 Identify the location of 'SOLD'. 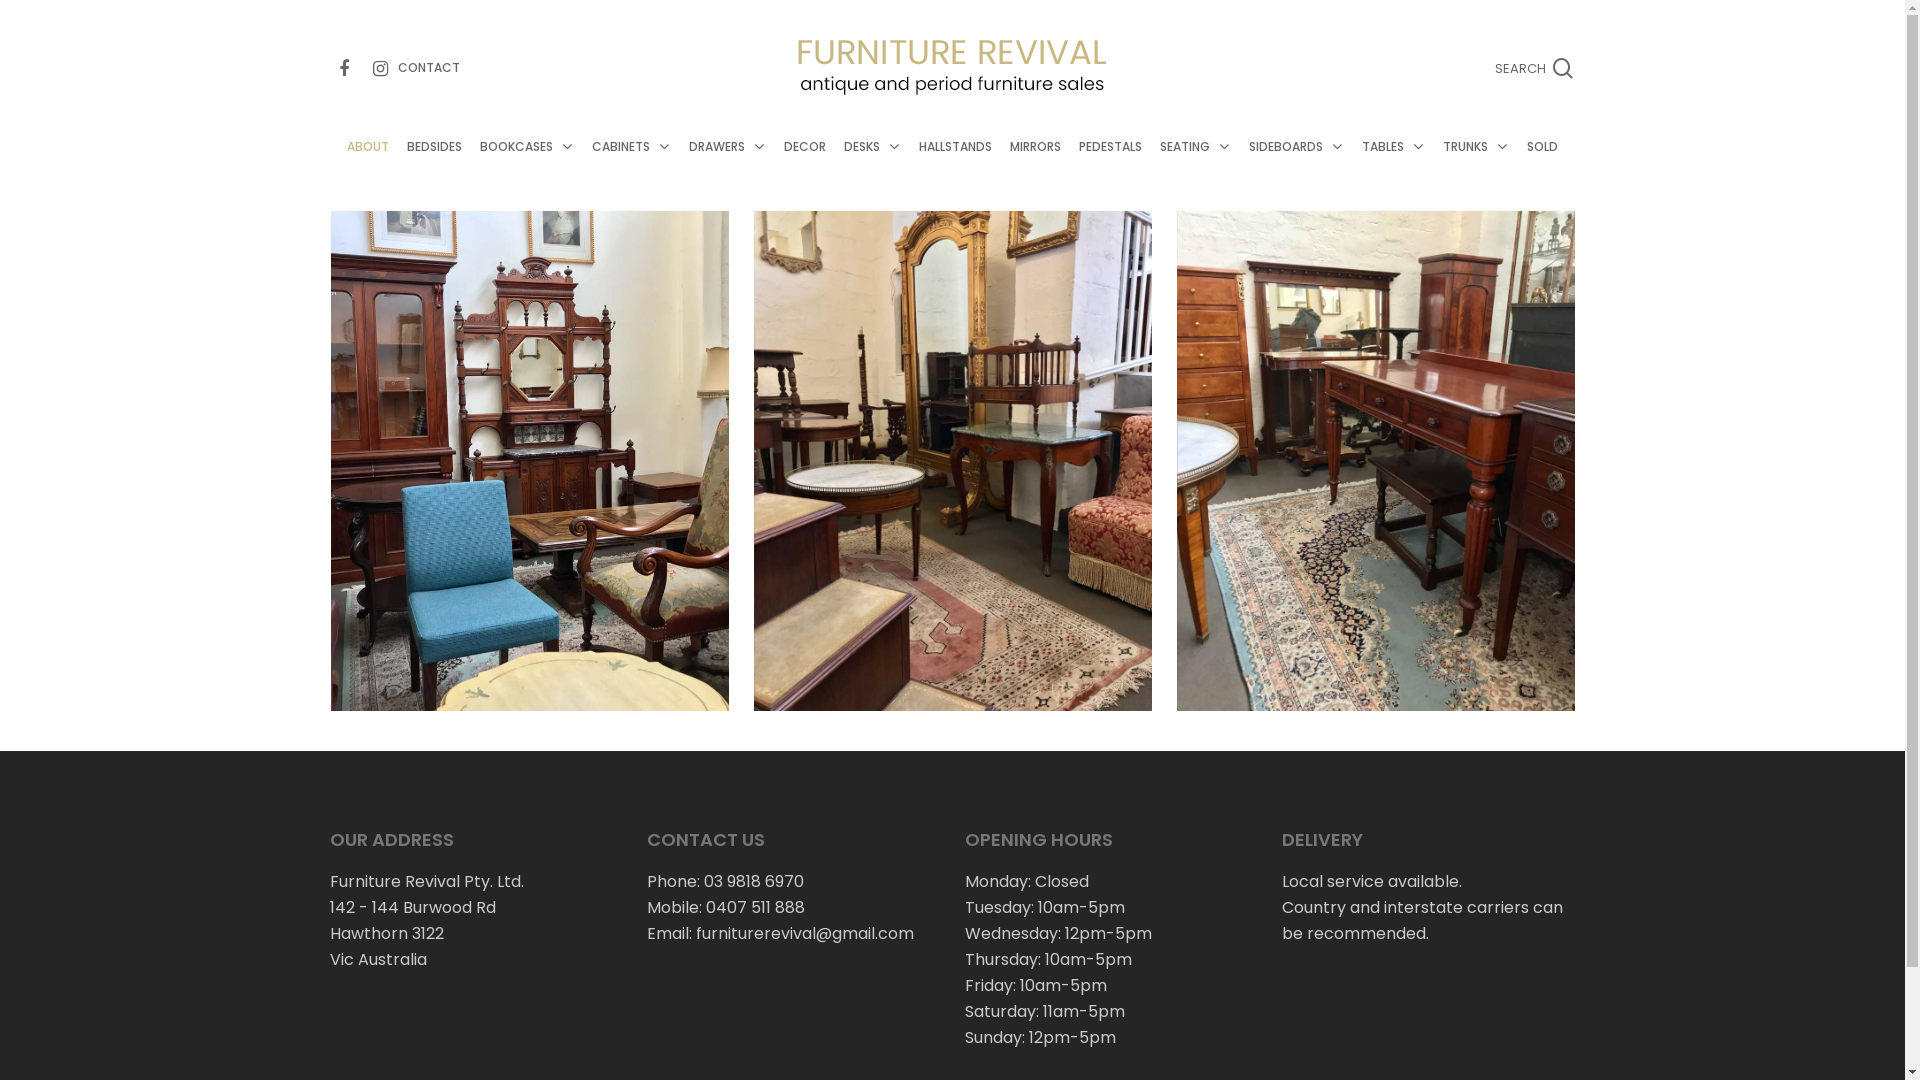
(1517, 165).